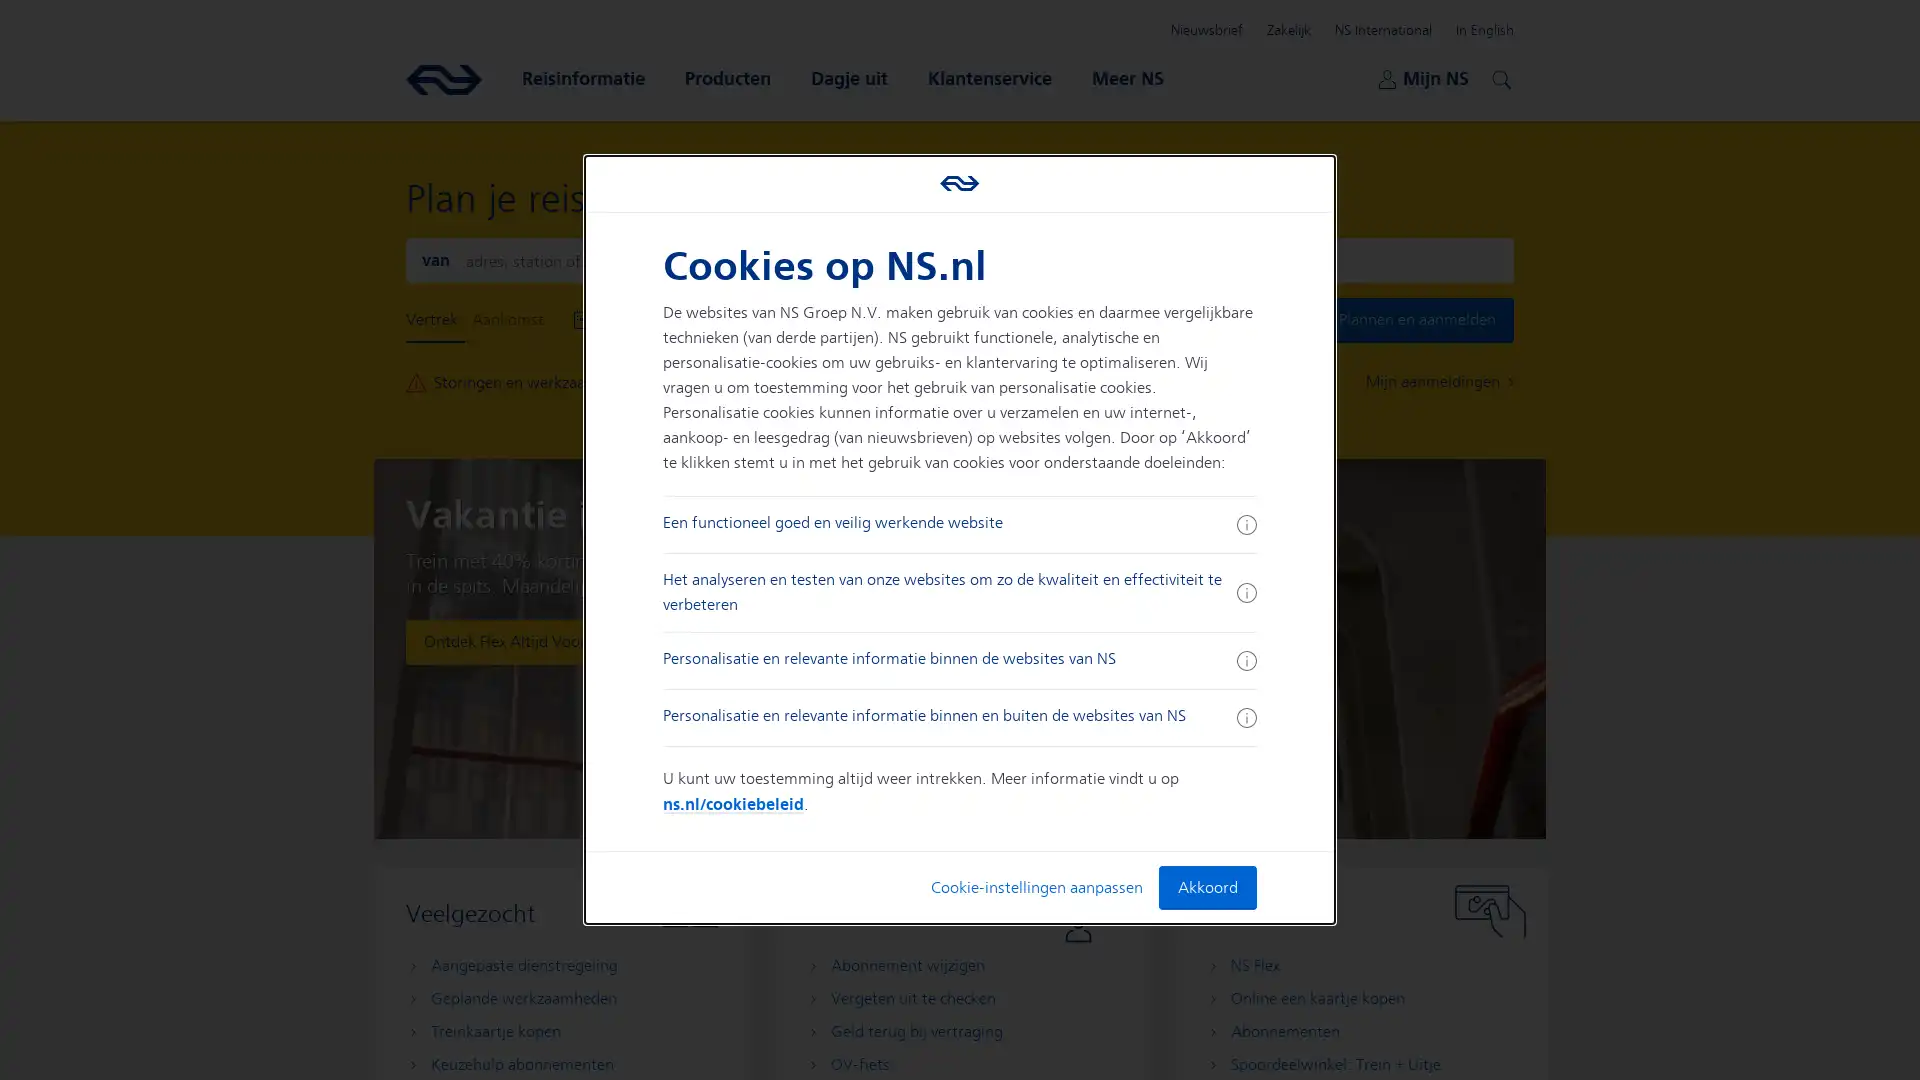 The image size is (1920, 1080). What do you see at coordinates (1245, 523) in the screenshot?
I see `Meer informatie ingeklapt` at bounding box center [1245, 523].